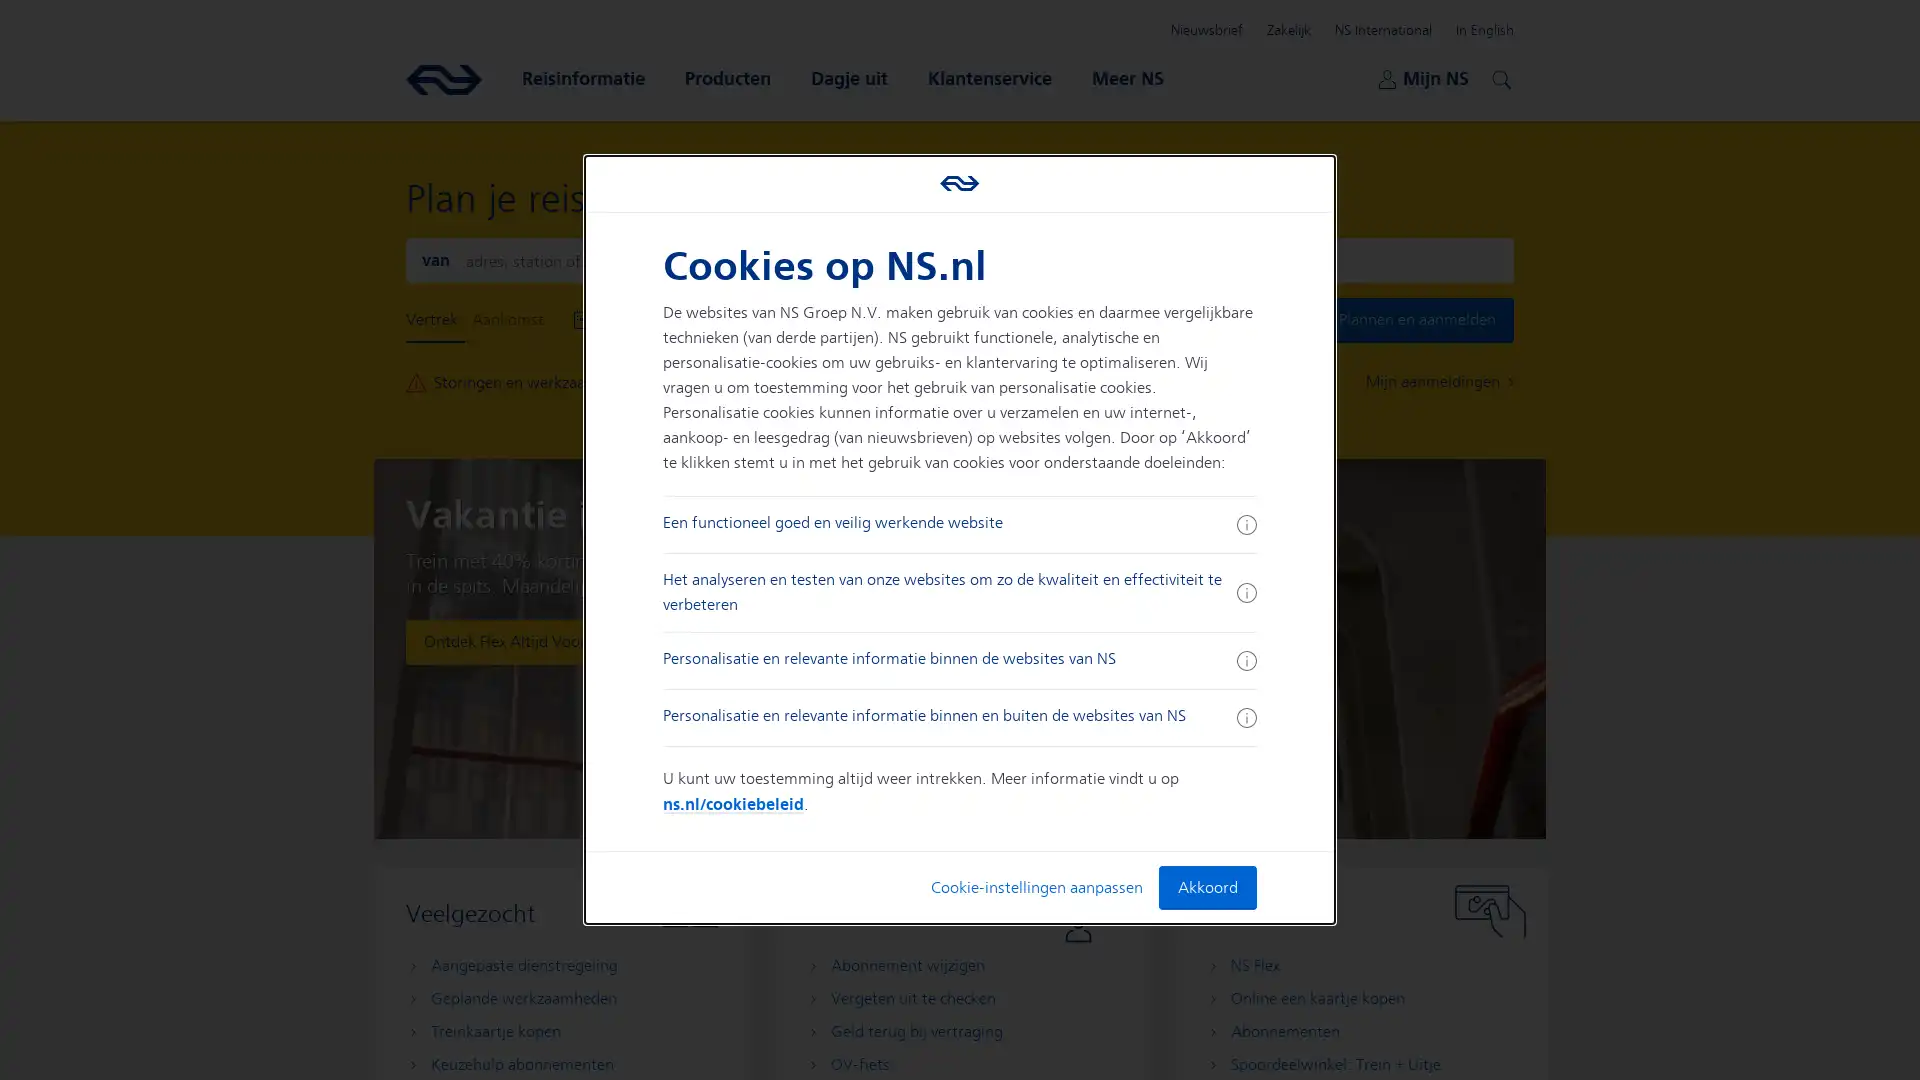 The image size is (1920, 1080). What do you see at coordinates (1245, 523) in the screenshot?
I see `Meer informatie ingeklapt` at bounding box center [1245, 523].